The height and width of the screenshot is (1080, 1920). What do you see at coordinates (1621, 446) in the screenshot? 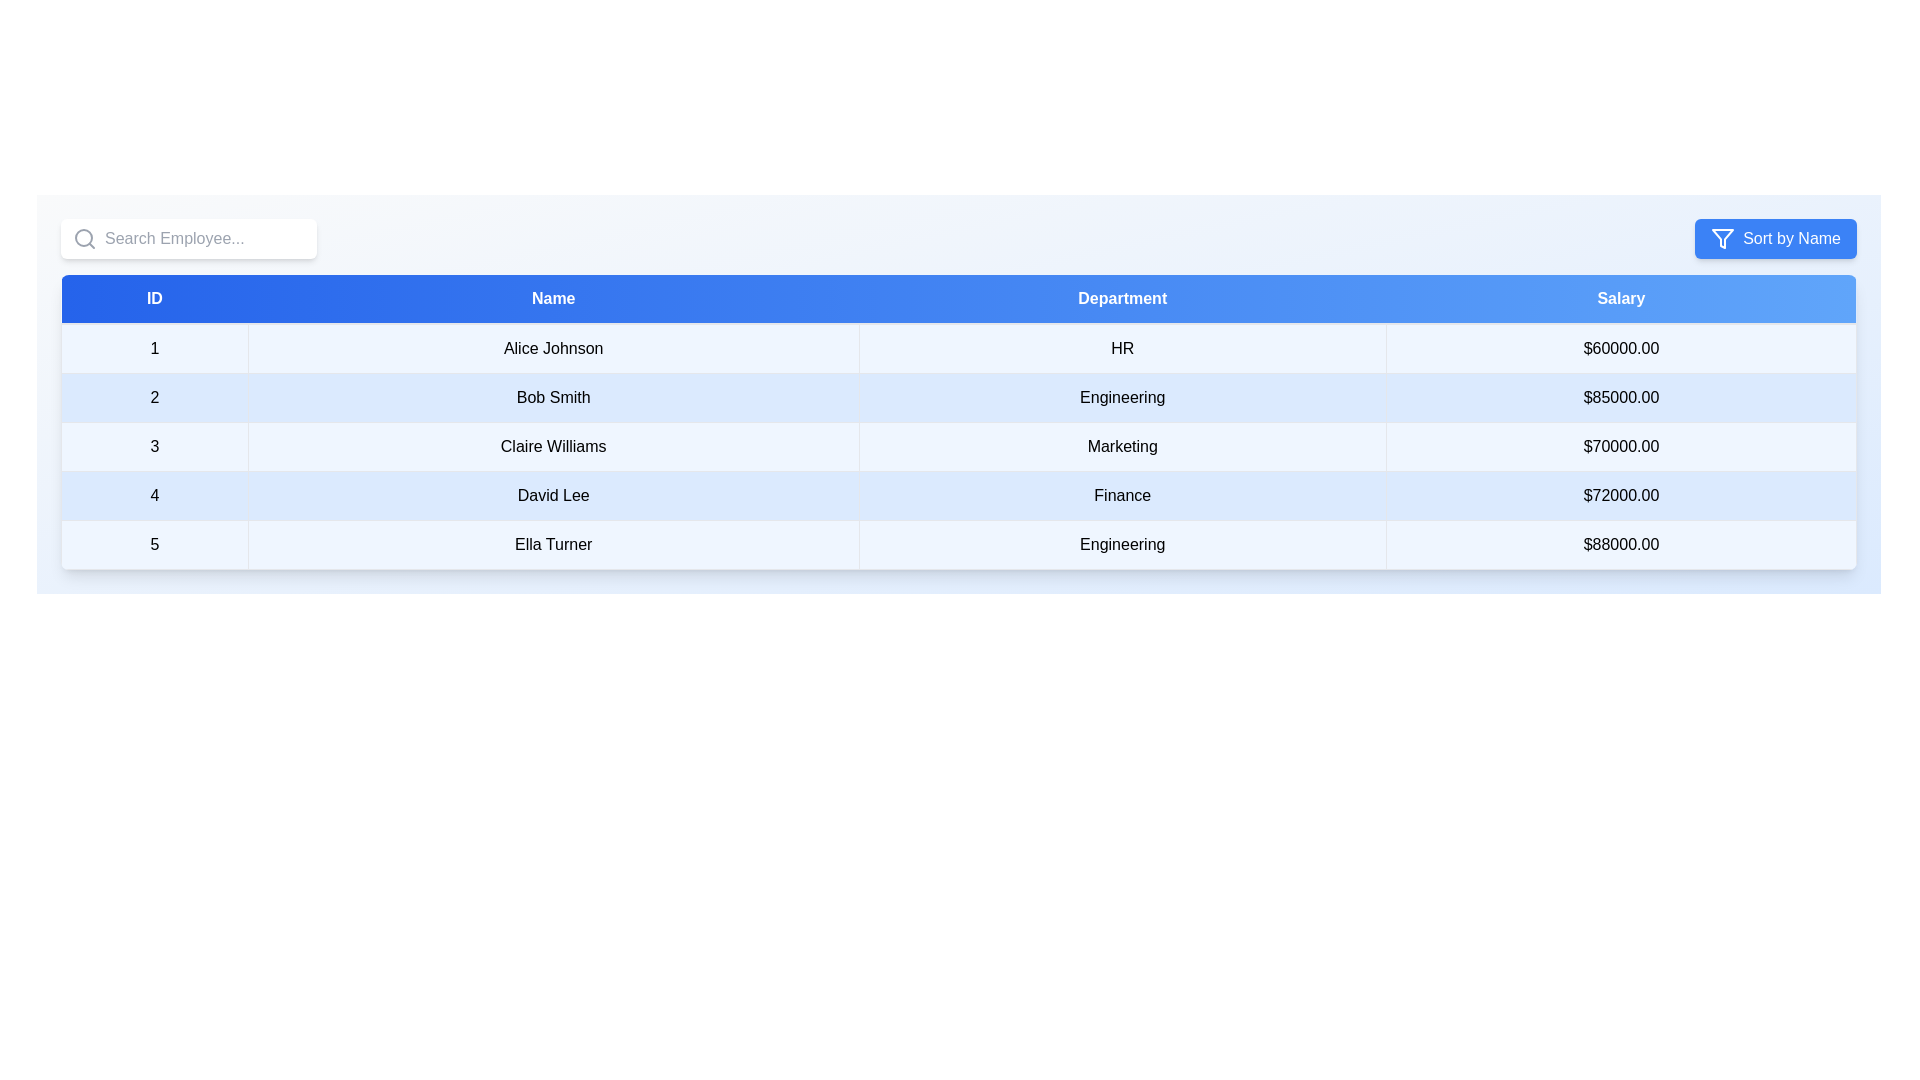
I see `the text display showing the salary '$70000.00' for Claire Williams in the 'Salary' column of the table` at bounding box center [1621, 446].